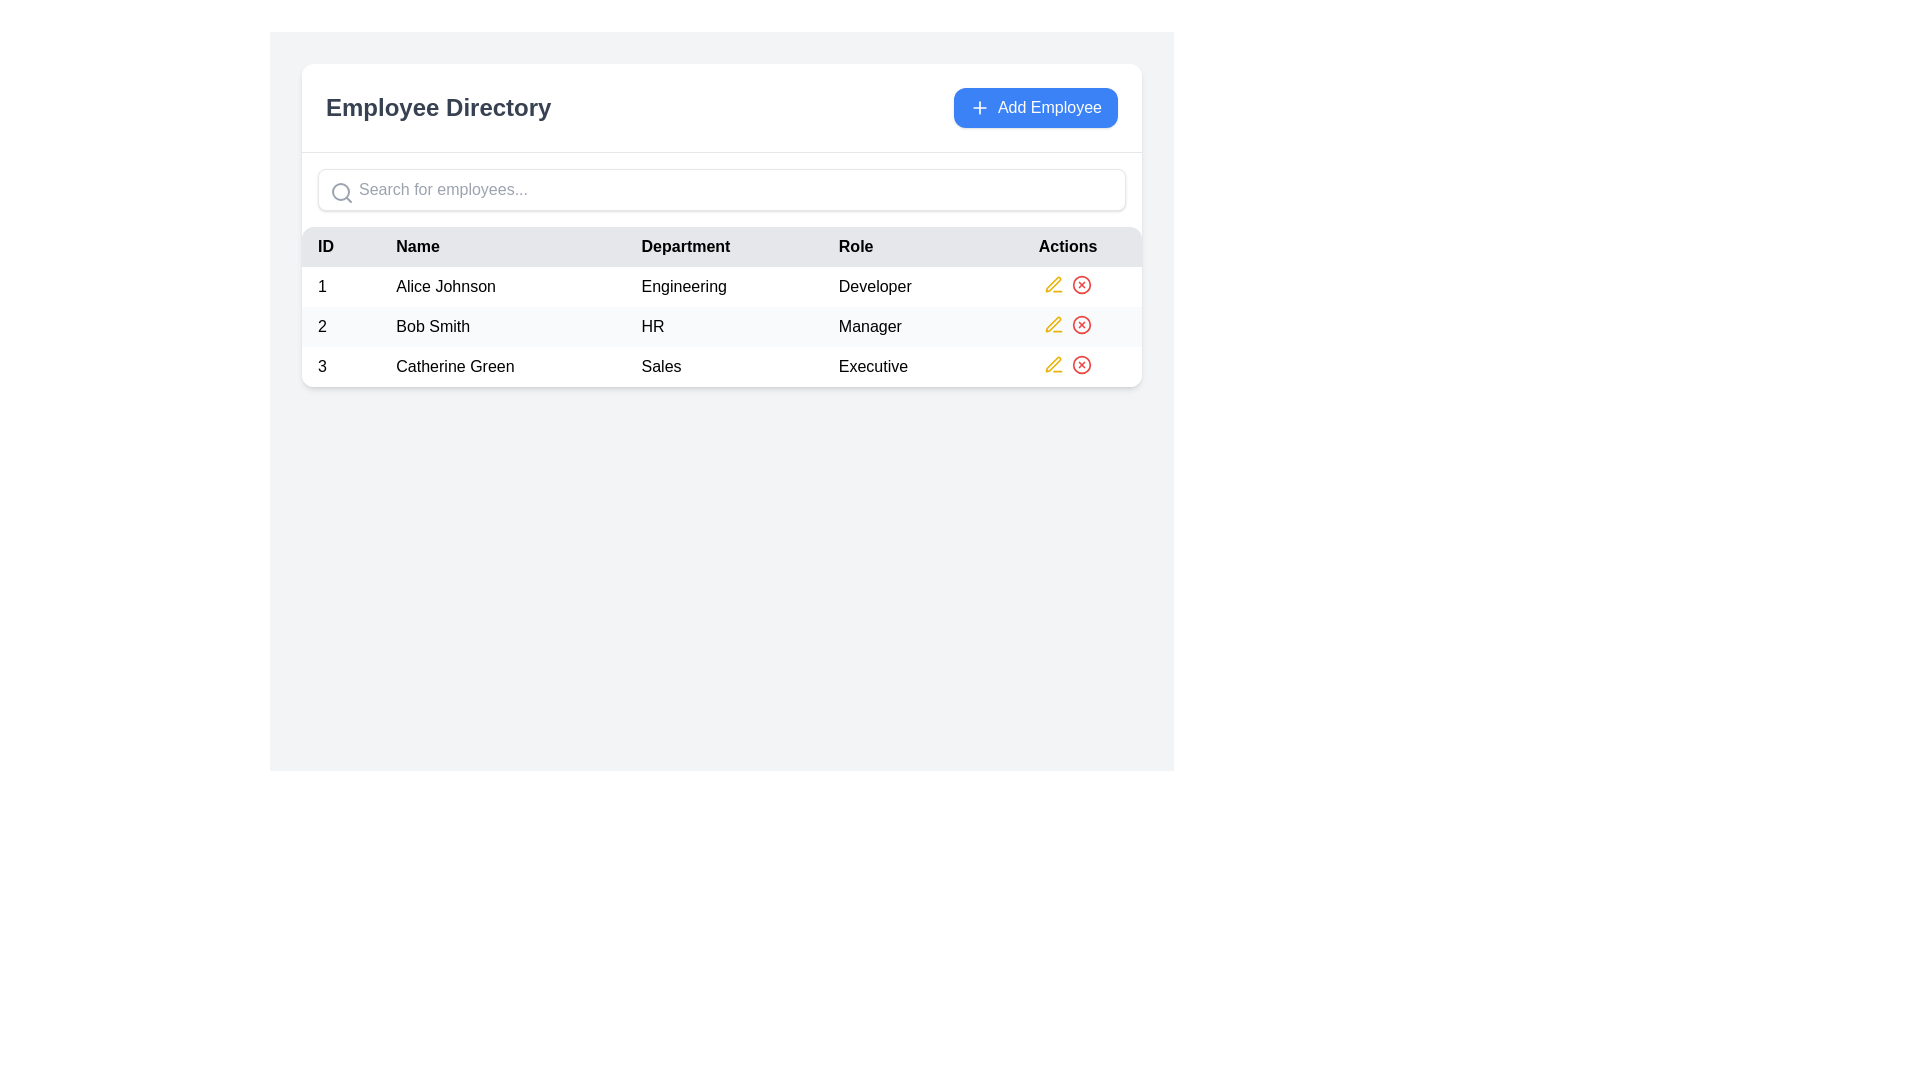  What do you see at coordinates (723, 245) in the screenshot?
I see `the table header labeled 'Department', which is the third header cell in the grid header row of the data table` at bounding box center [723, 245].